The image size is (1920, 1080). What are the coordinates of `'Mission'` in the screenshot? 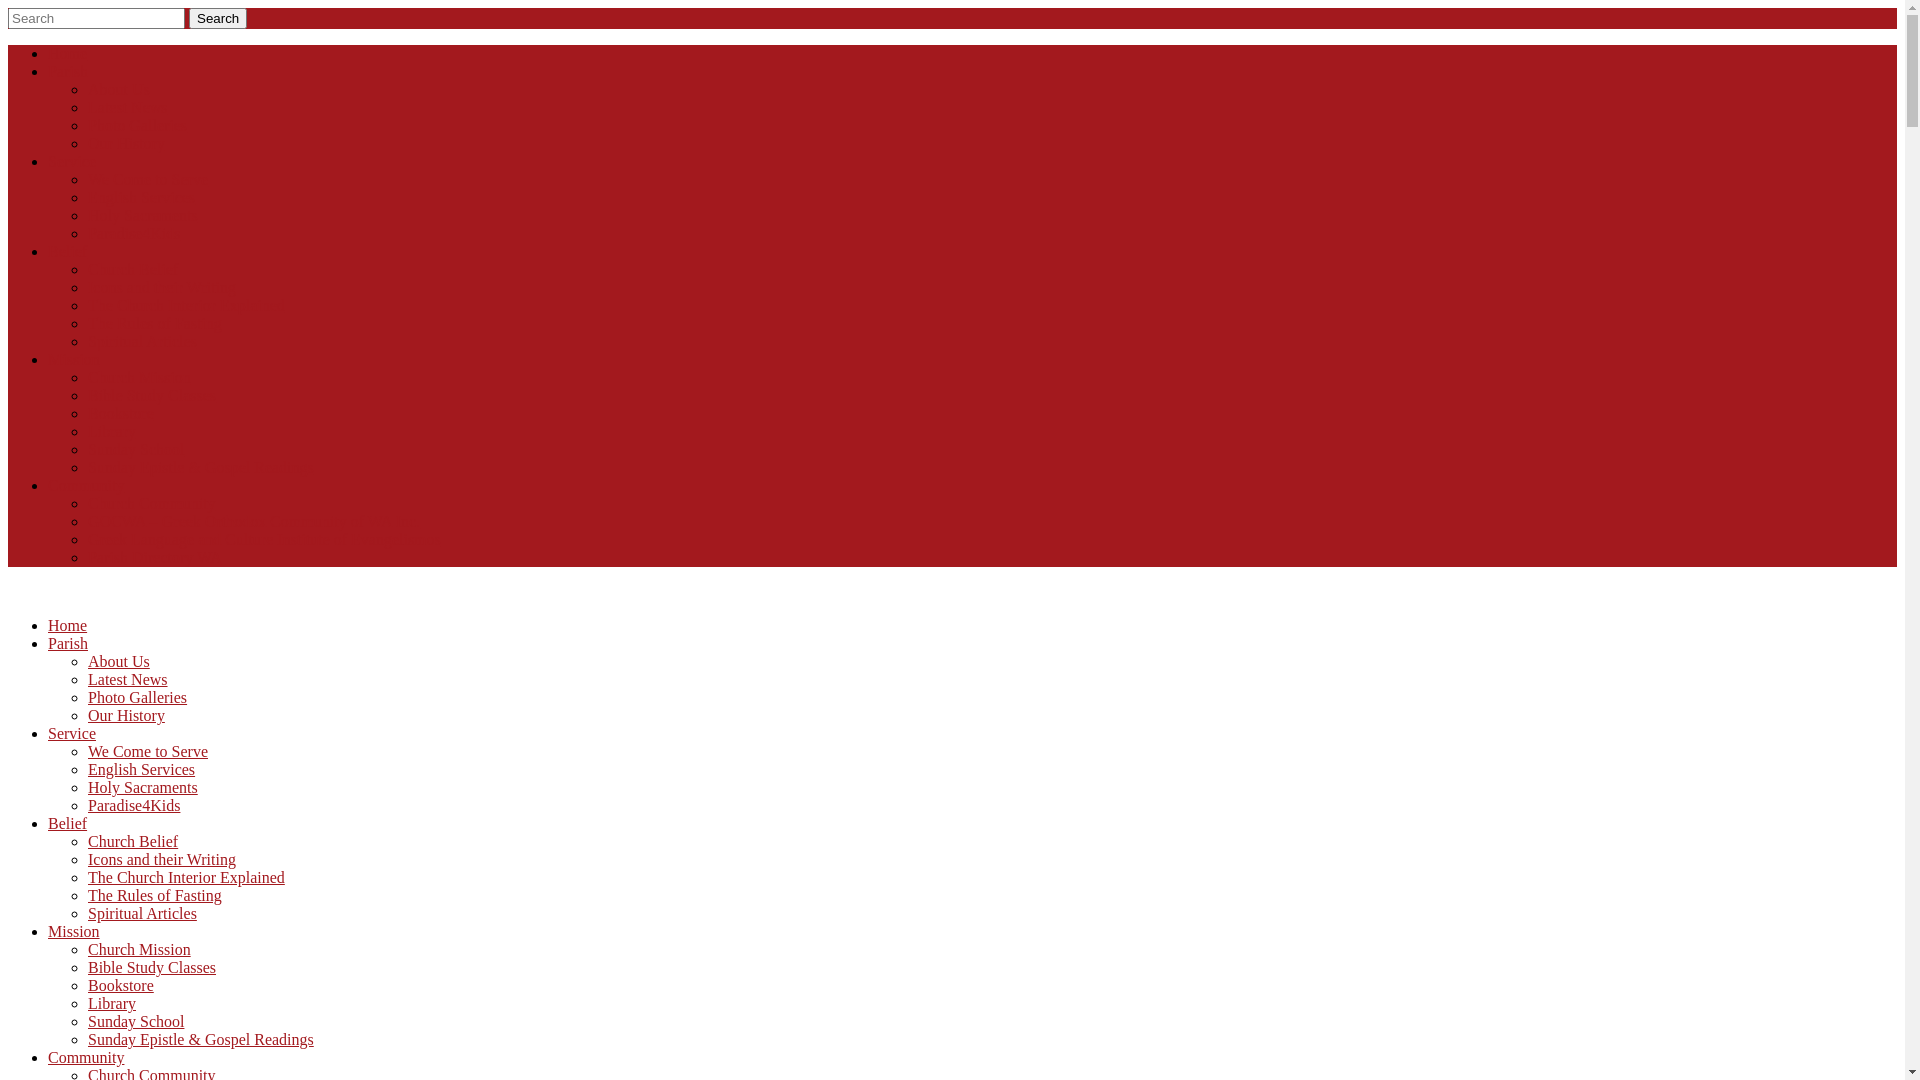 It's located at (73, 931).